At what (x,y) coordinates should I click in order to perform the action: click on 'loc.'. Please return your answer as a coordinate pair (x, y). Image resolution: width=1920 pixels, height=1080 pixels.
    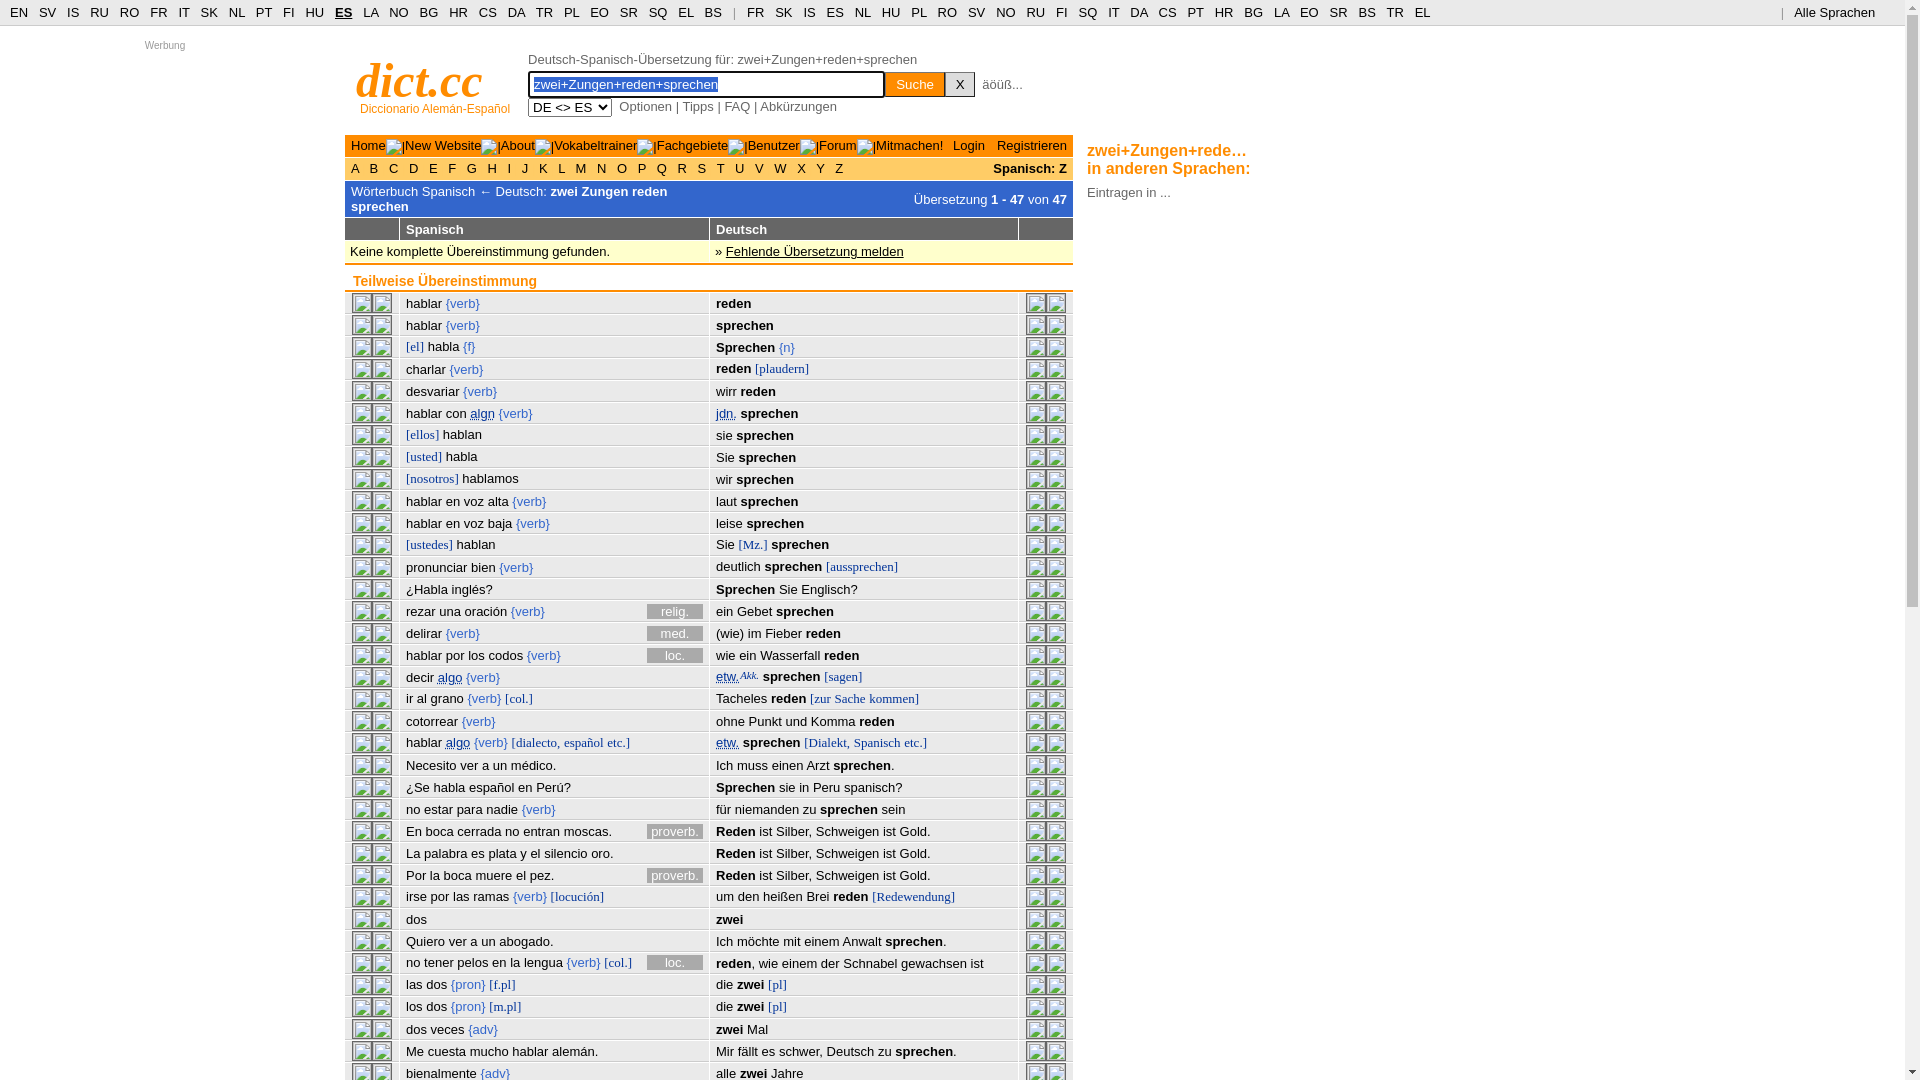
    Looking at the image, I should click on (675, 961).